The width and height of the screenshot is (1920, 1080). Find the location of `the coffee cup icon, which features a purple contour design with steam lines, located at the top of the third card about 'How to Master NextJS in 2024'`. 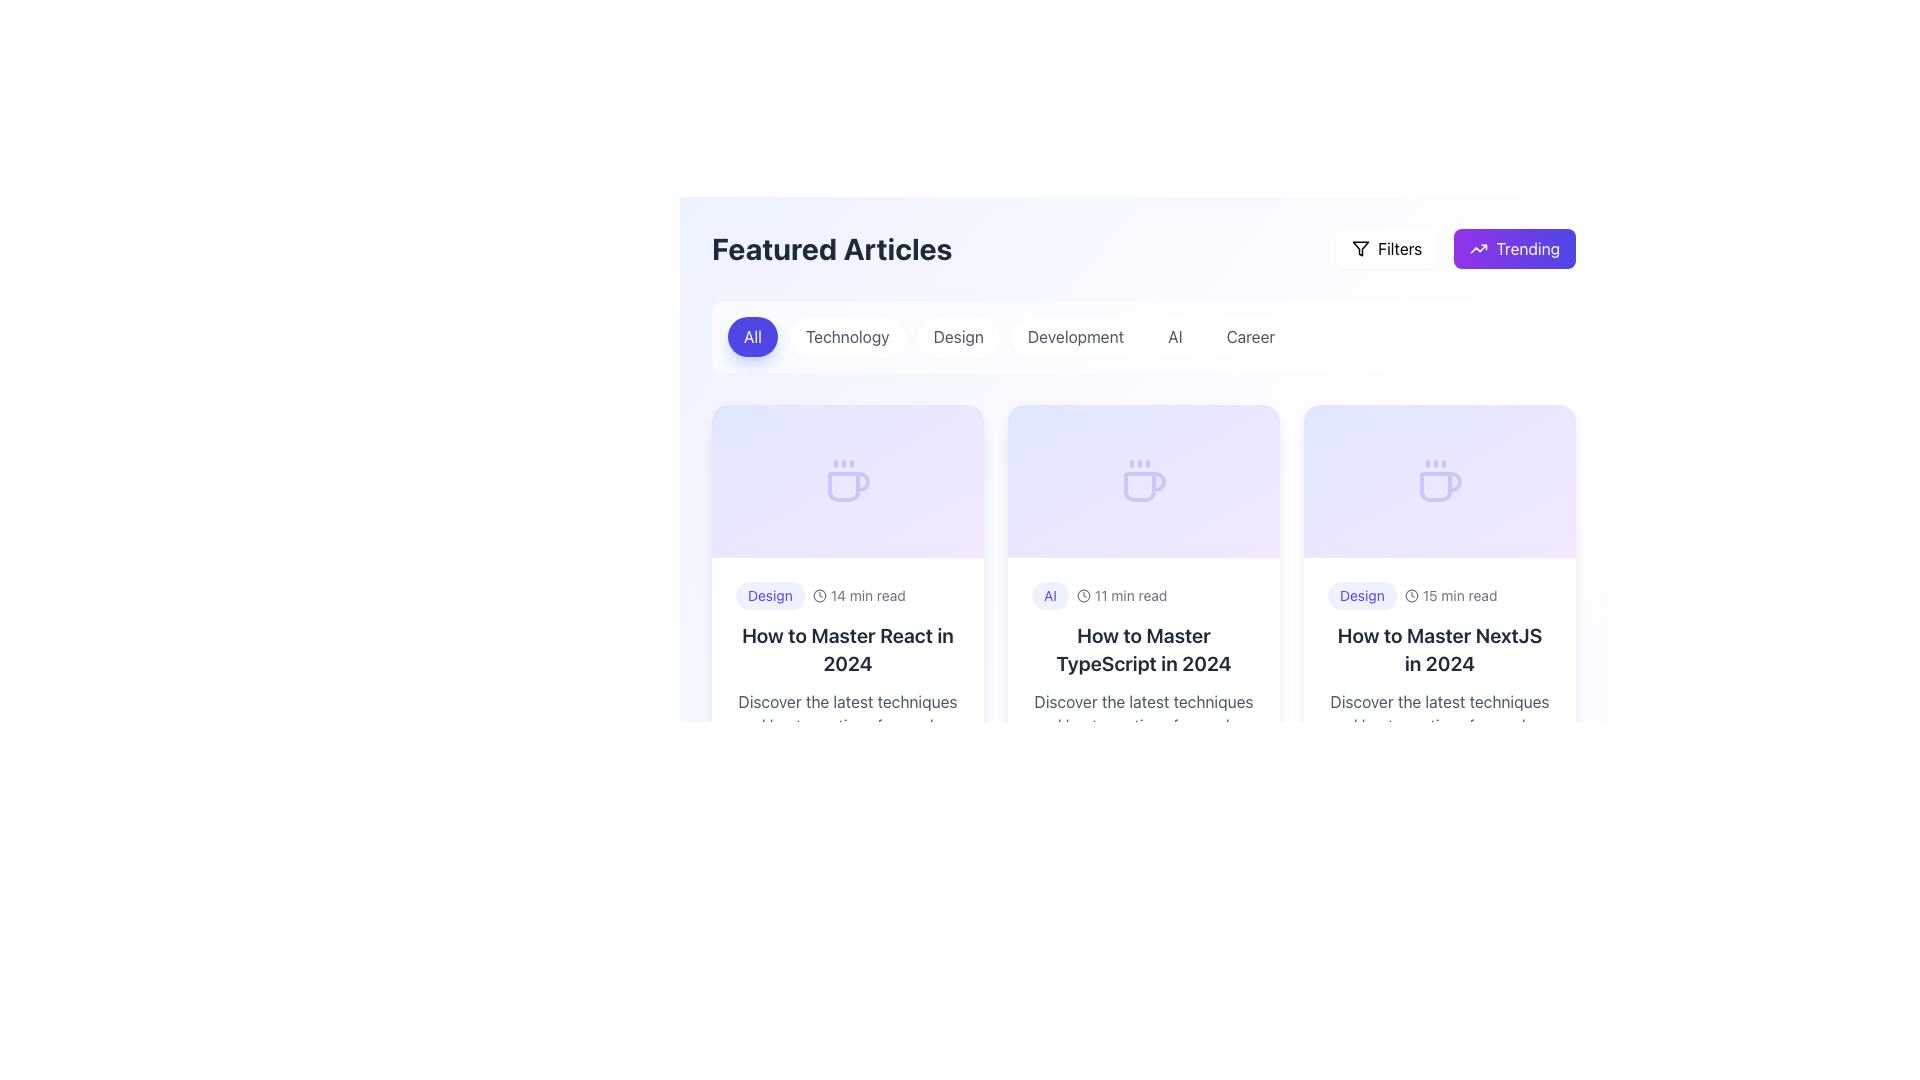

the coffee cup icon, which features a purple contour design with steam lines, located at the top of the third card about 'How to Master NextJS in 2024' is located at coordinates (1440, 481).